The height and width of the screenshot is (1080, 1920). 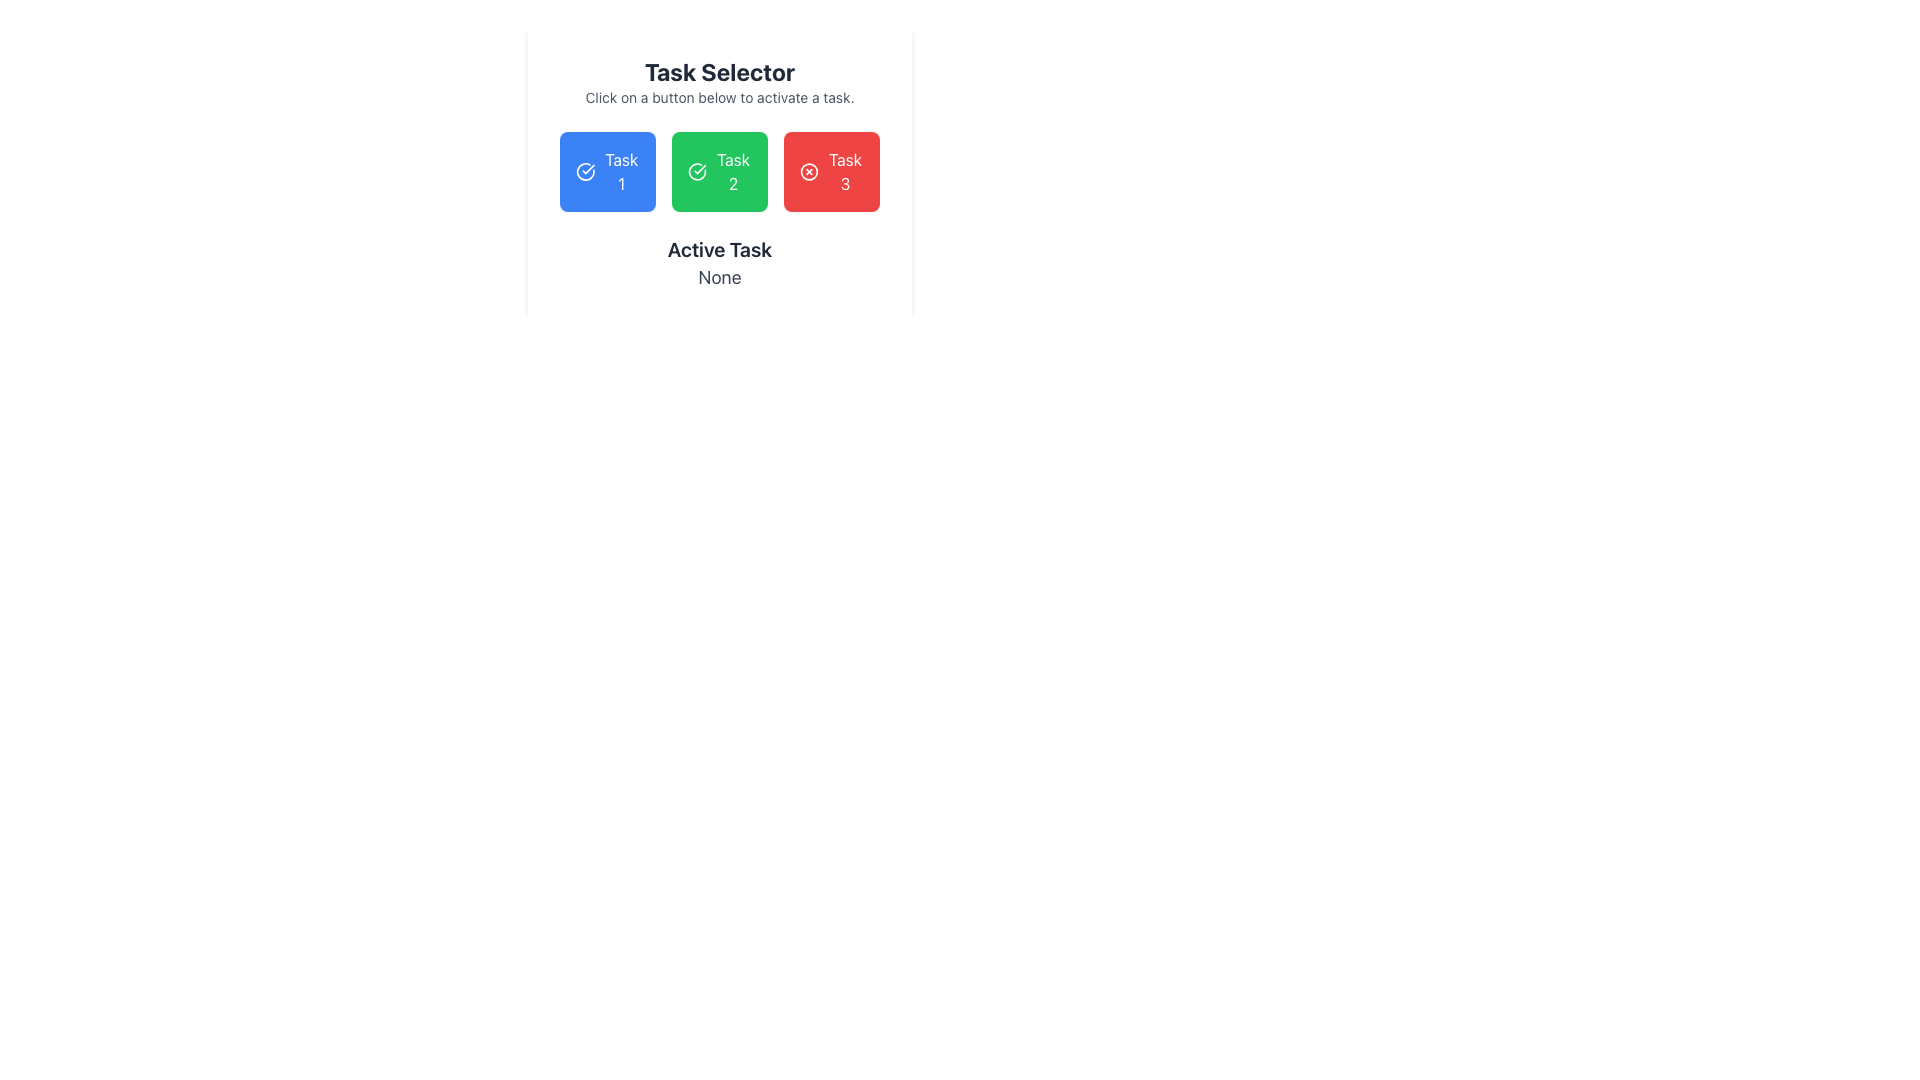 I want to click on one of the colored buttons within the 'Task Selector' widget, so click(x=720, y=172).